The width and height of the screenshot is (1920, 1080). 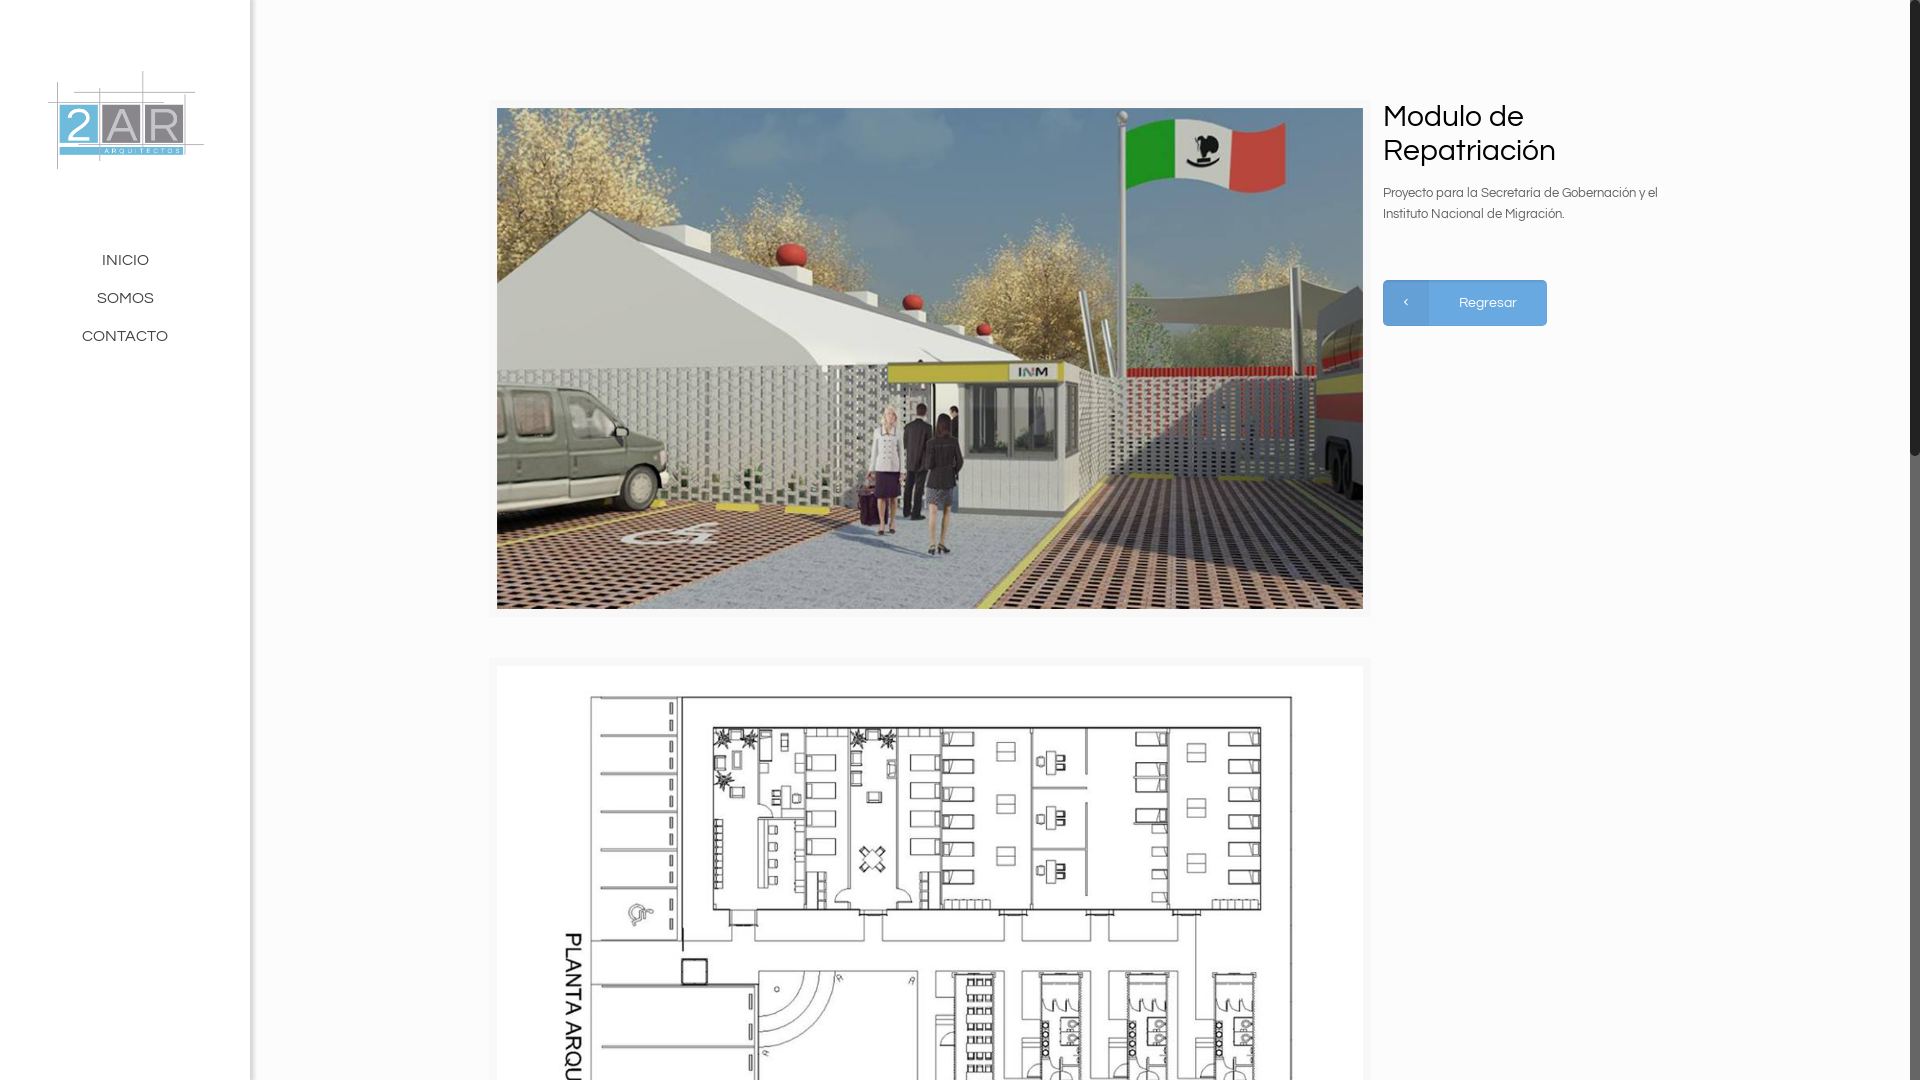 What do you see at coordinates (123, 334) in the screenshot?
I see `'CONTACTO'` at bounding box center [123, 334].